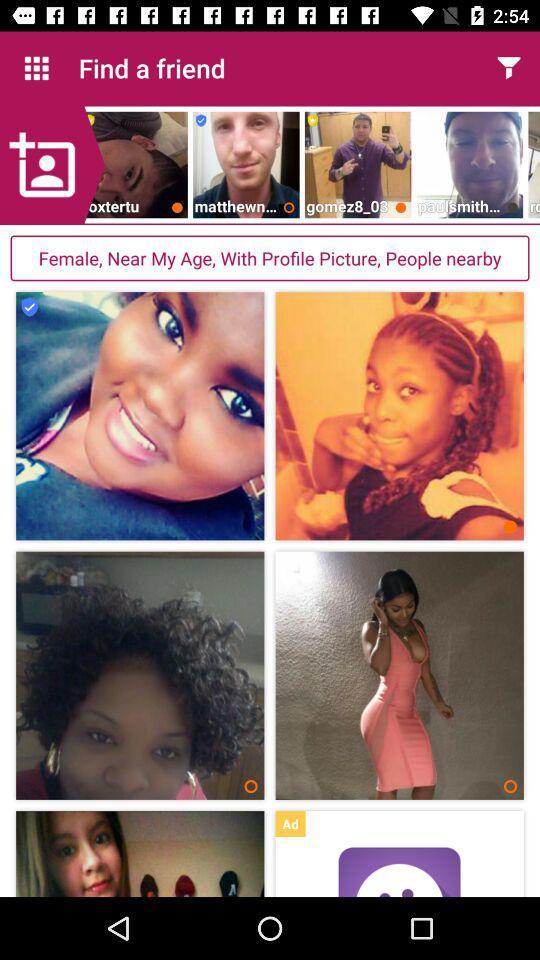  What do you see at coordinates (399, 871) in the screenshot?
I see `switch autoplay option` at bounding box center [399, 871].